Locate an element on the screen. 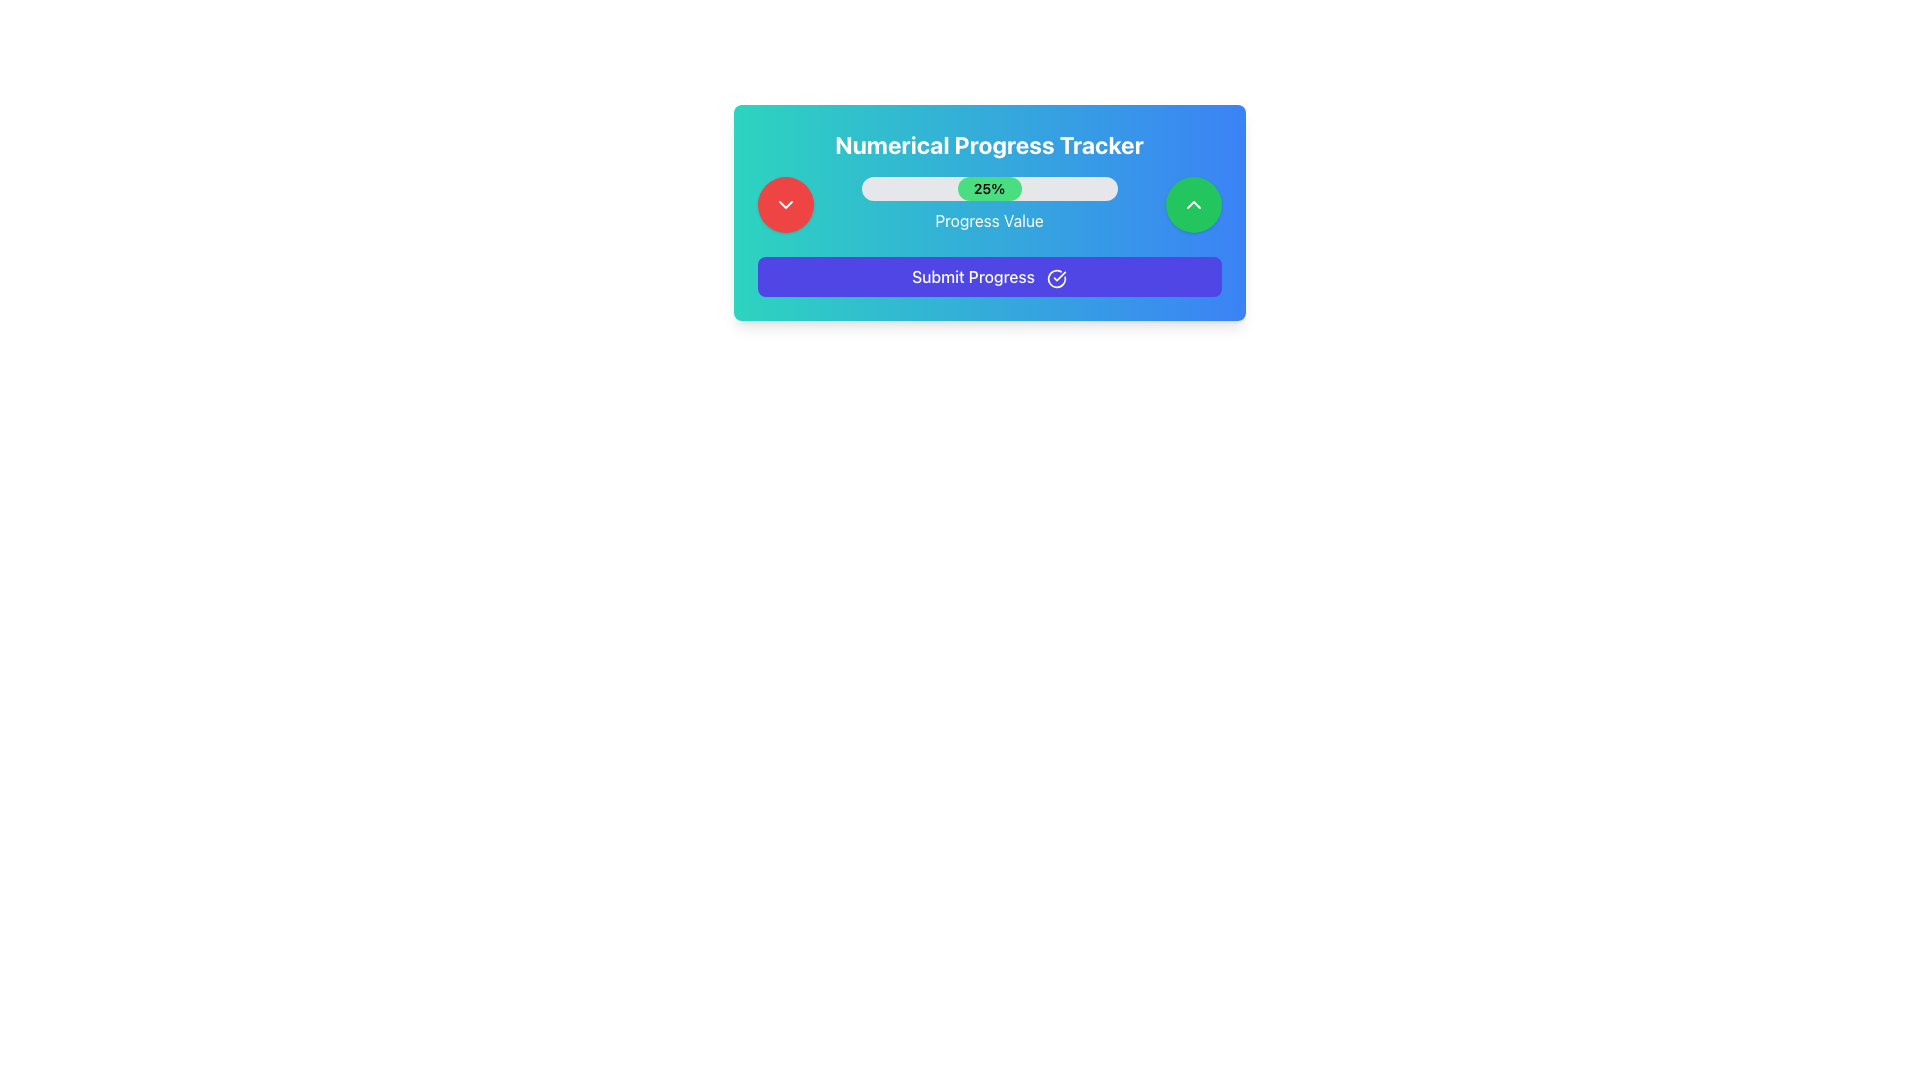 The width and height of the screenshot is (1920, 1080). the green section of the progress bar that visually represents 25% completion within the 'Numerical Progress Tracker' interface is located at coordinates (989, 189).